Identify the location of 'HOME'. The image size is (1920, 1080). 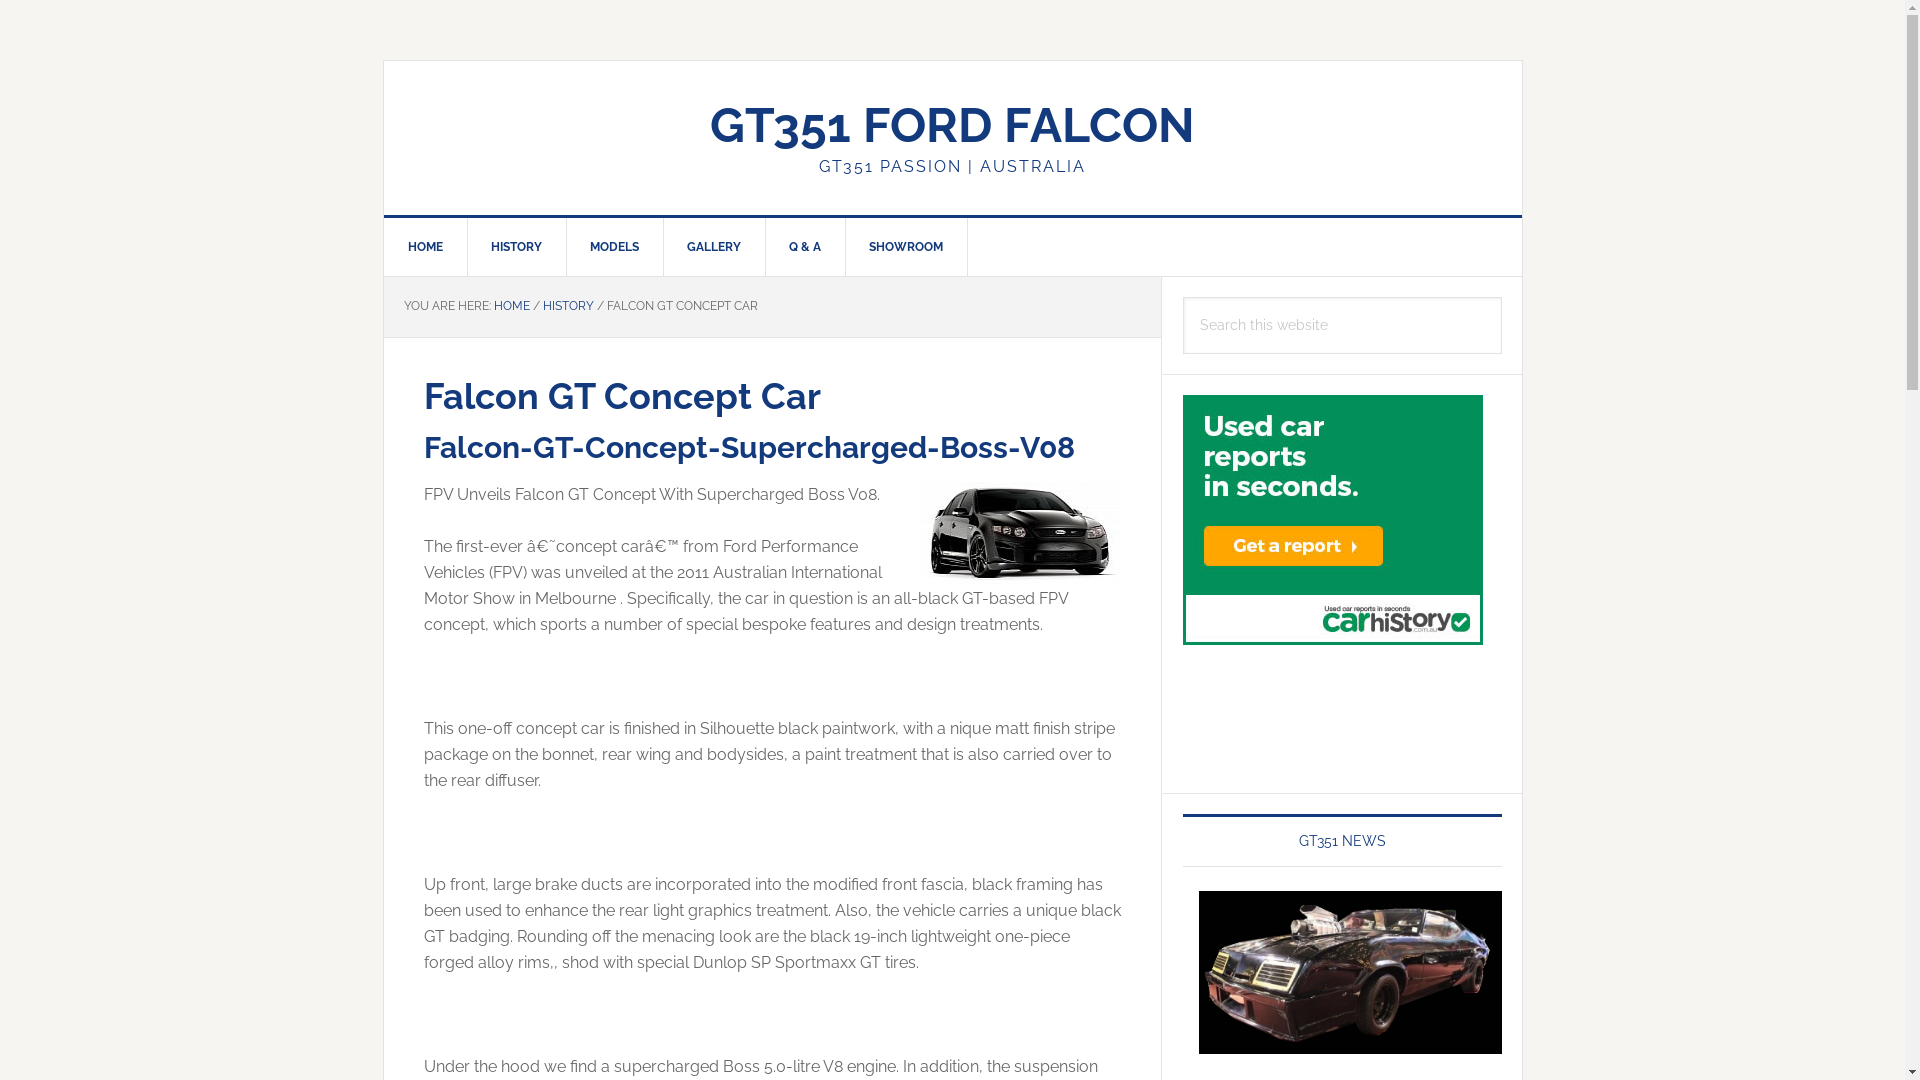
(512, 305).